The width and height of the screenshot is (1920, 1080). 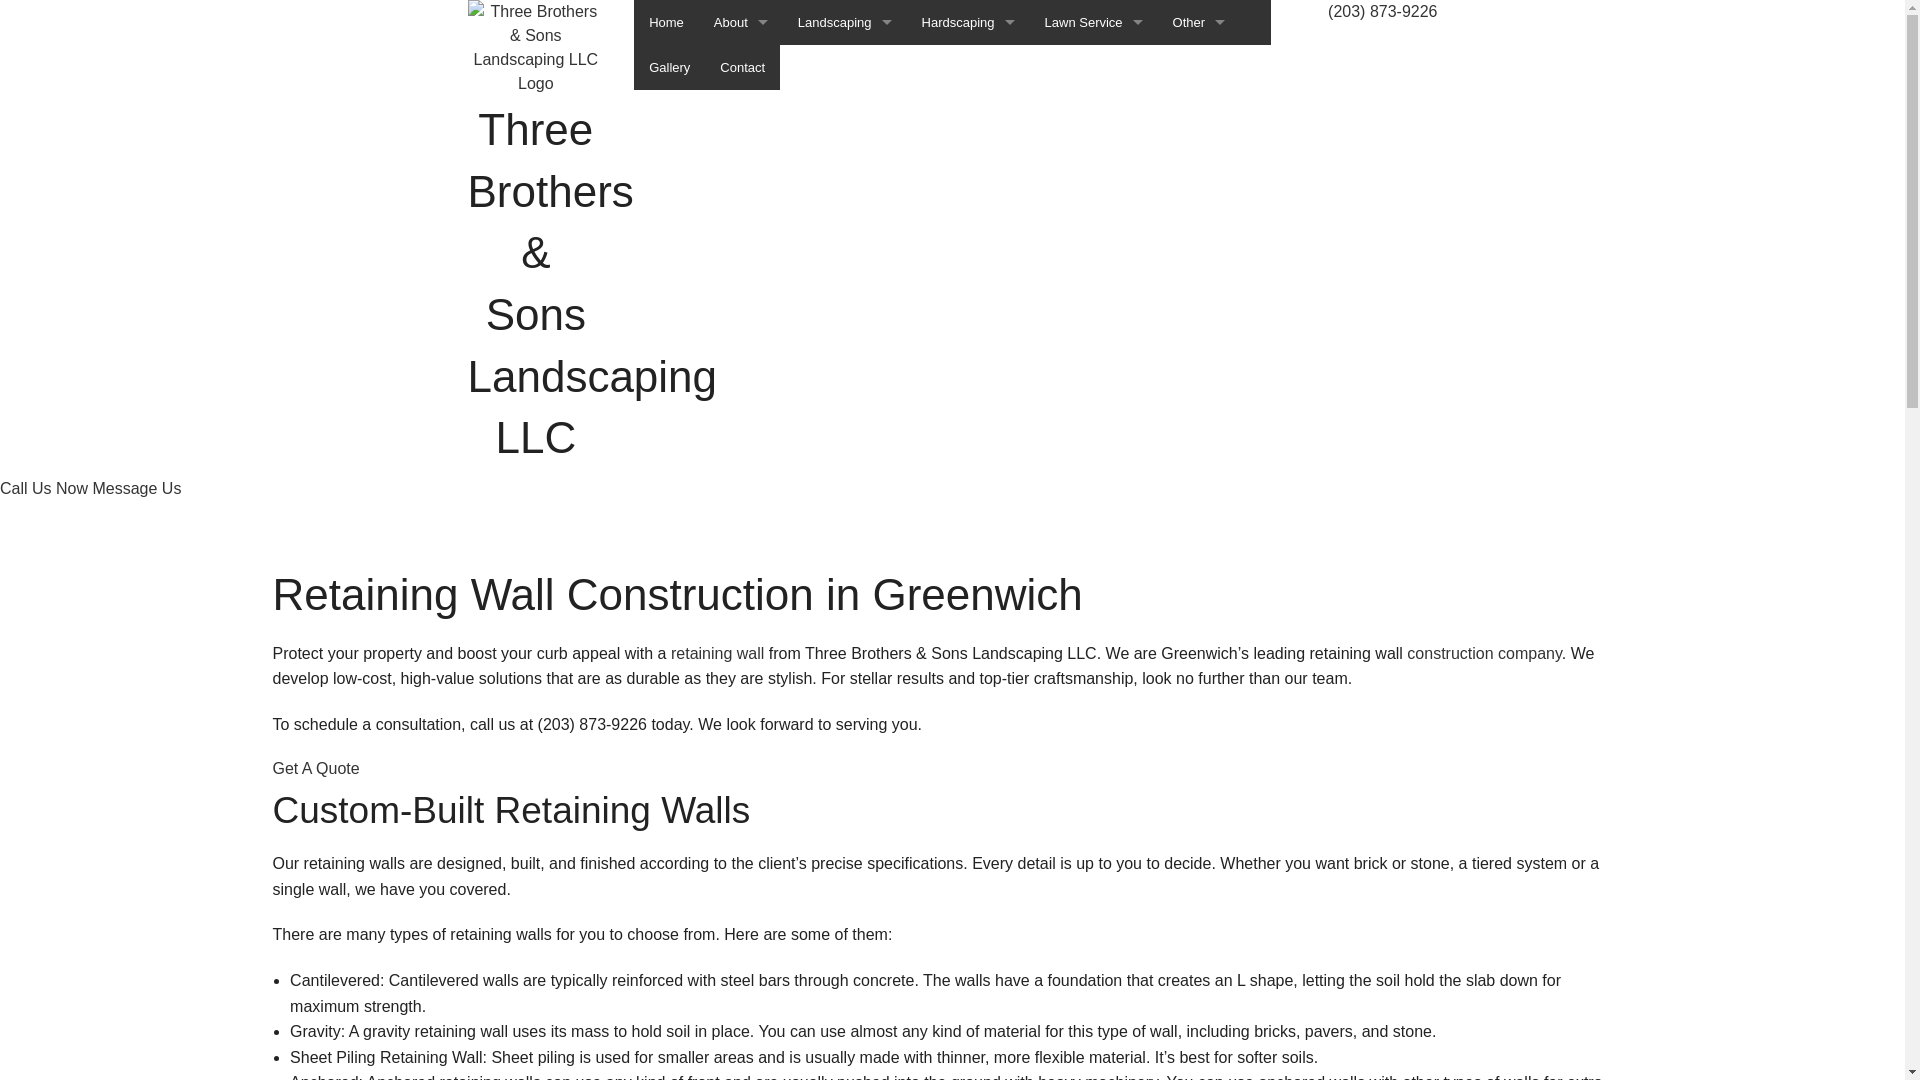 I want to click on 'Fall Yard Clean-Up', so click(x=1199, y=696).